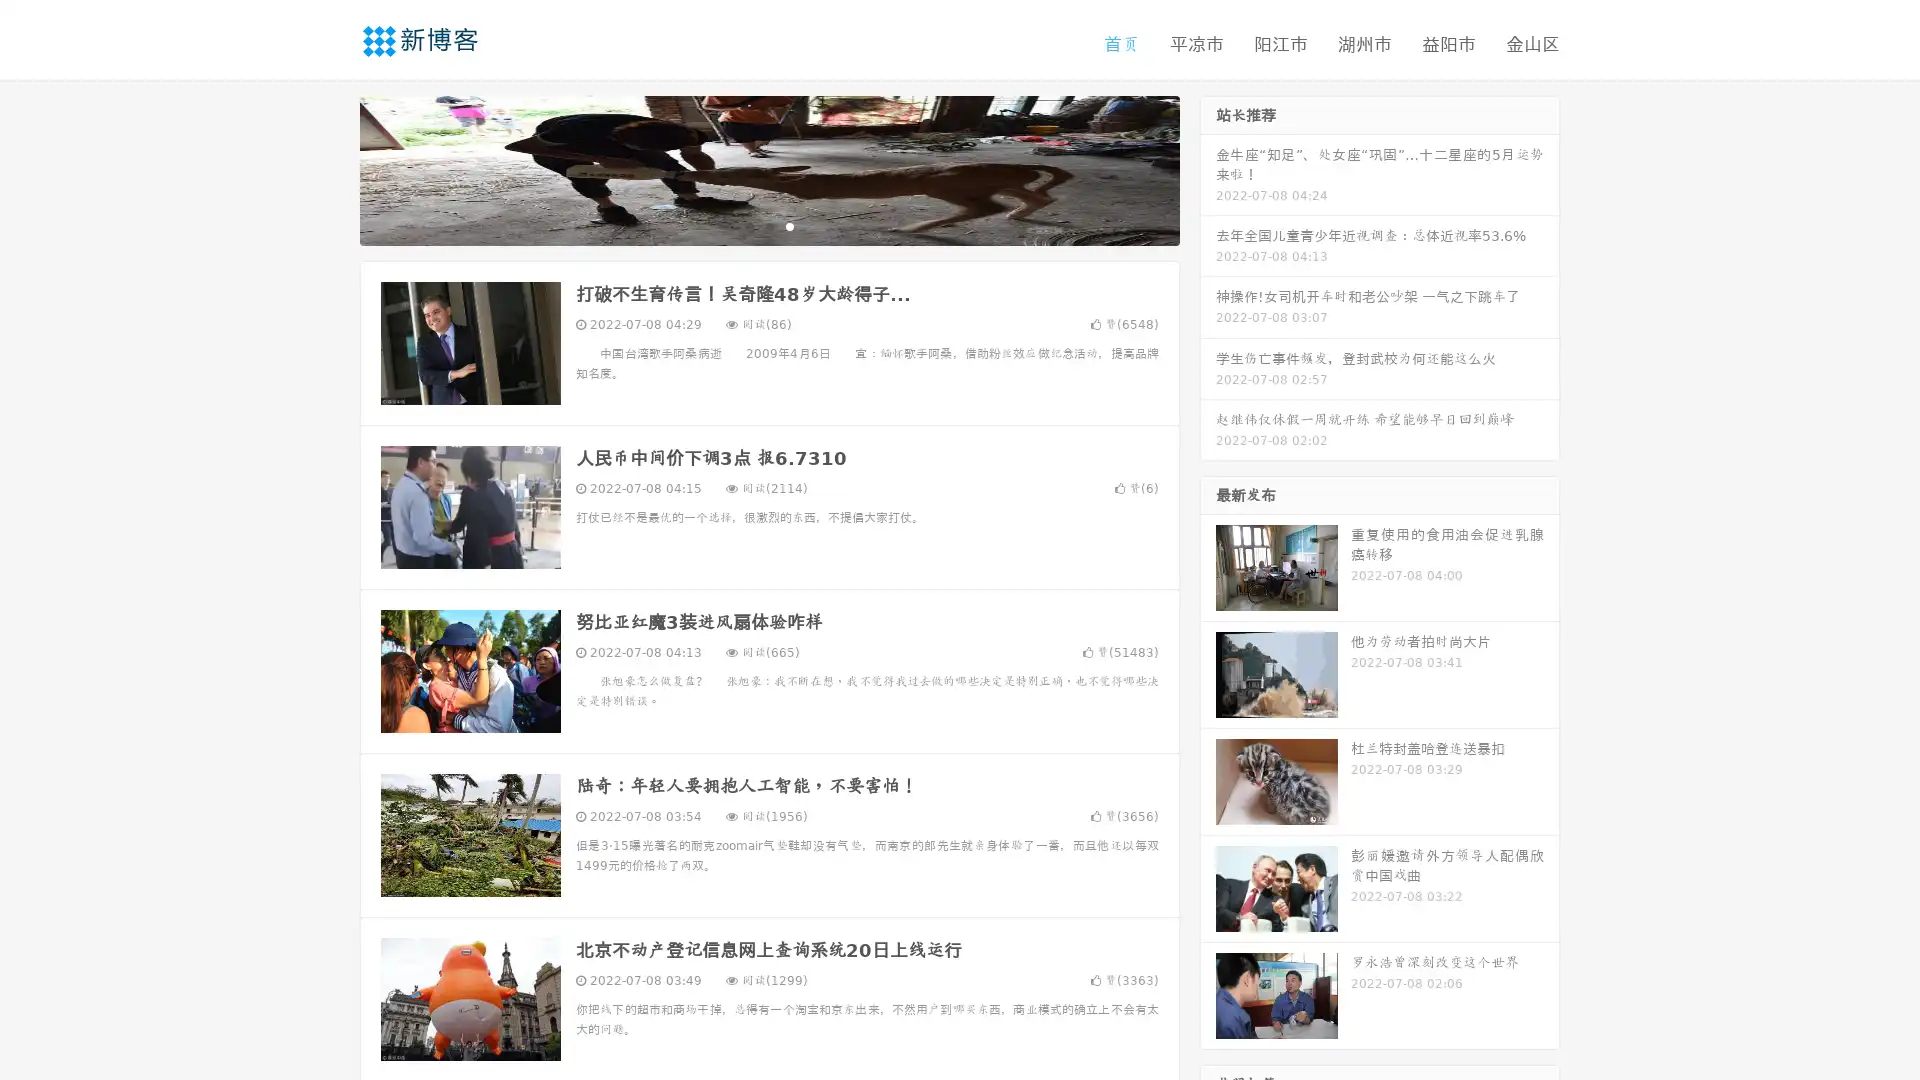  What do you see at coordinates (1208, 168) in the screenshot?
I see `Next slide` at bounding box center [1208, 168].